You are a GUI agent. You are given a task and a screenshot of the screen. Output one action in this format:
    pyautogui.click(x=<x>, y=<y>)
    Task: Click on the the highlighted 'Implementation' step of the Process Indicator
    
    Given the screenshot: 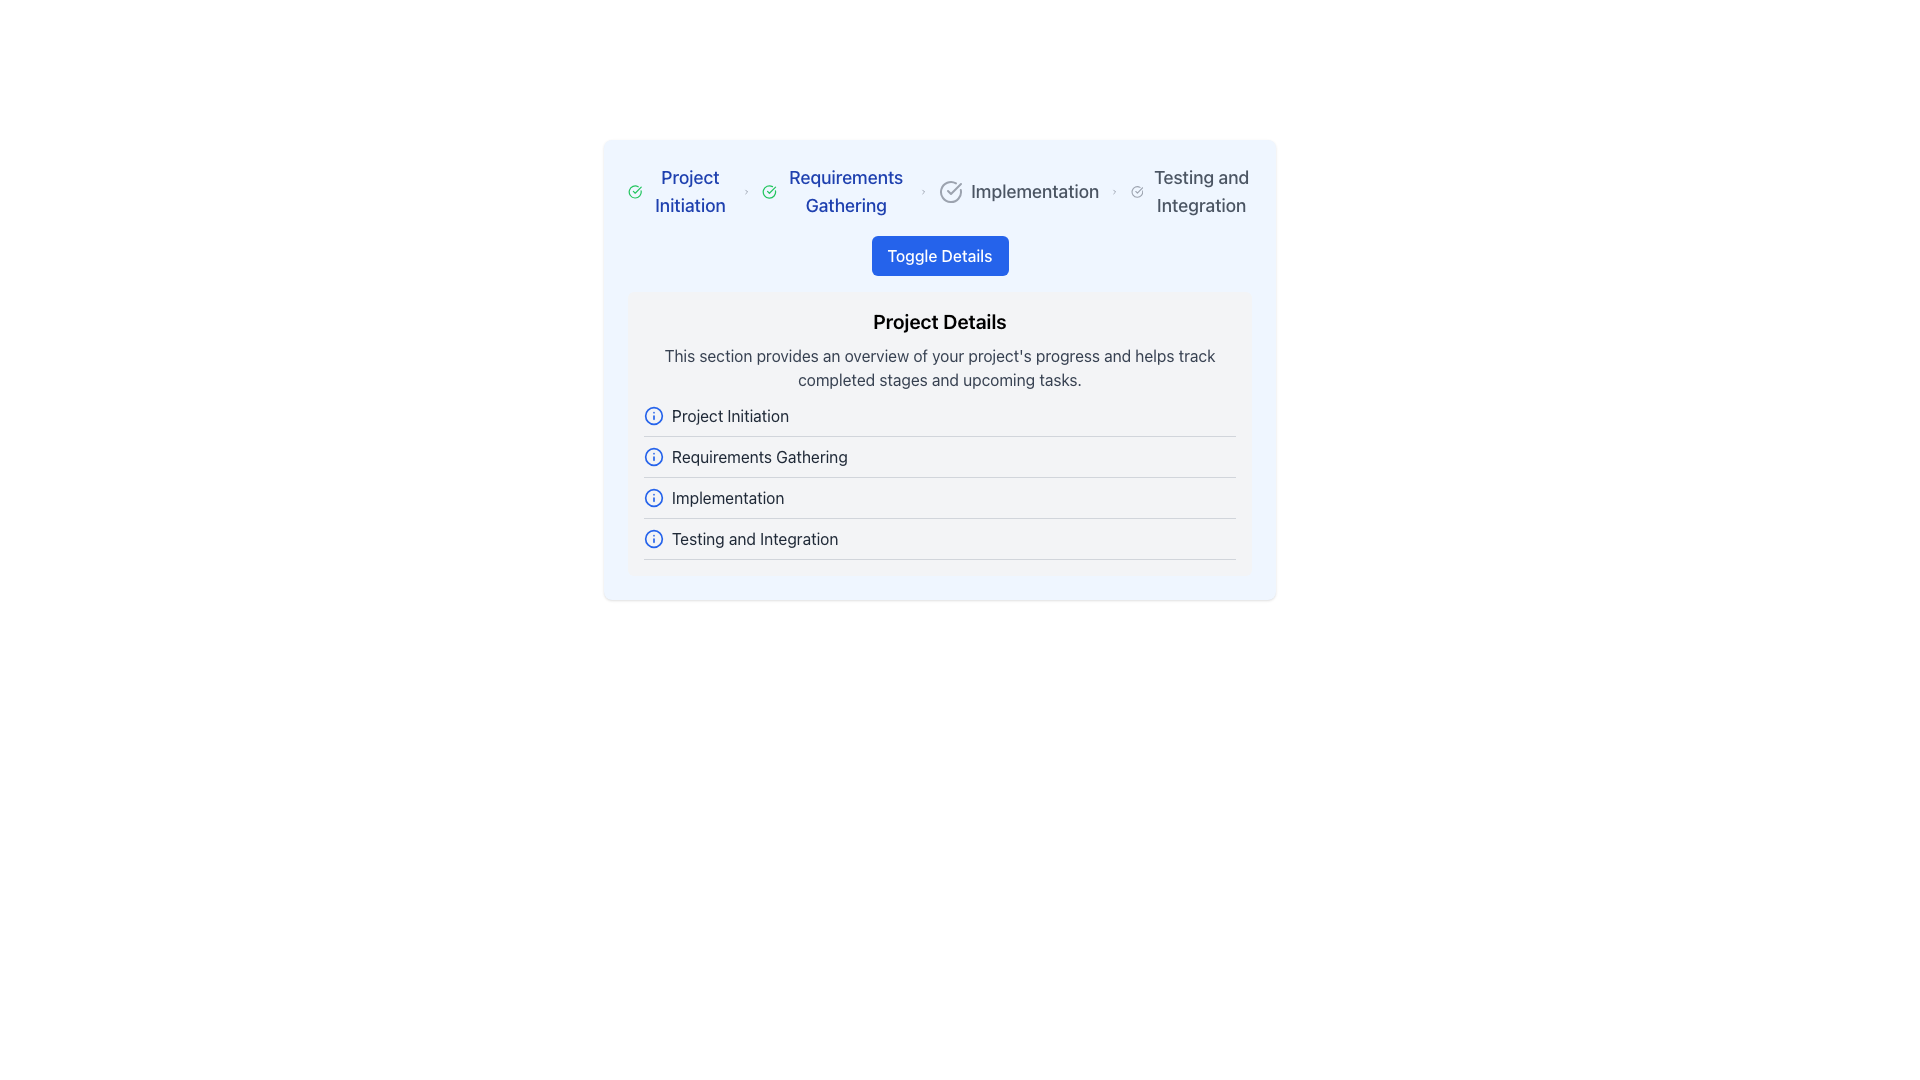 What is the action you would take?
    pyautogui.click(x=939, y=192)
    